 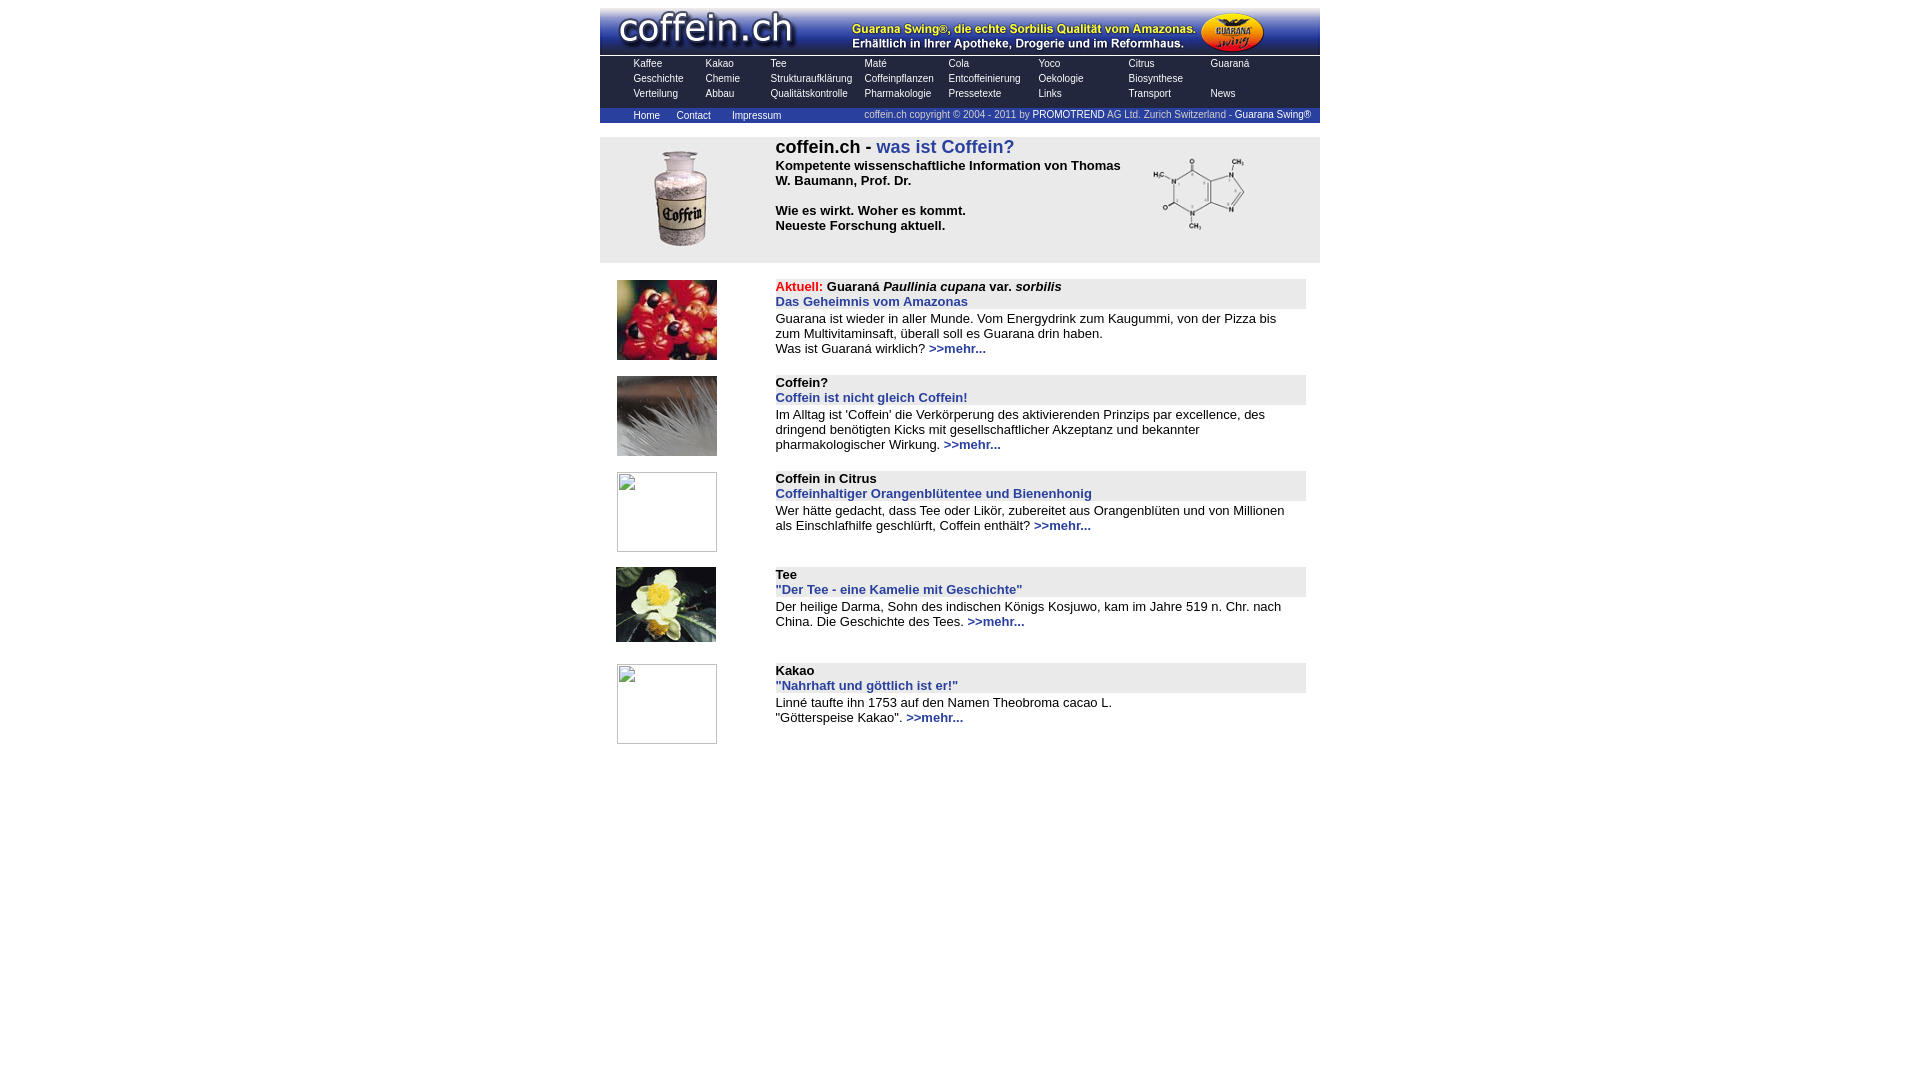 What do you see at coordinates (974, 93) in the screenshot?
I see `'Pressetexte'` at bounding box center [974, 93].